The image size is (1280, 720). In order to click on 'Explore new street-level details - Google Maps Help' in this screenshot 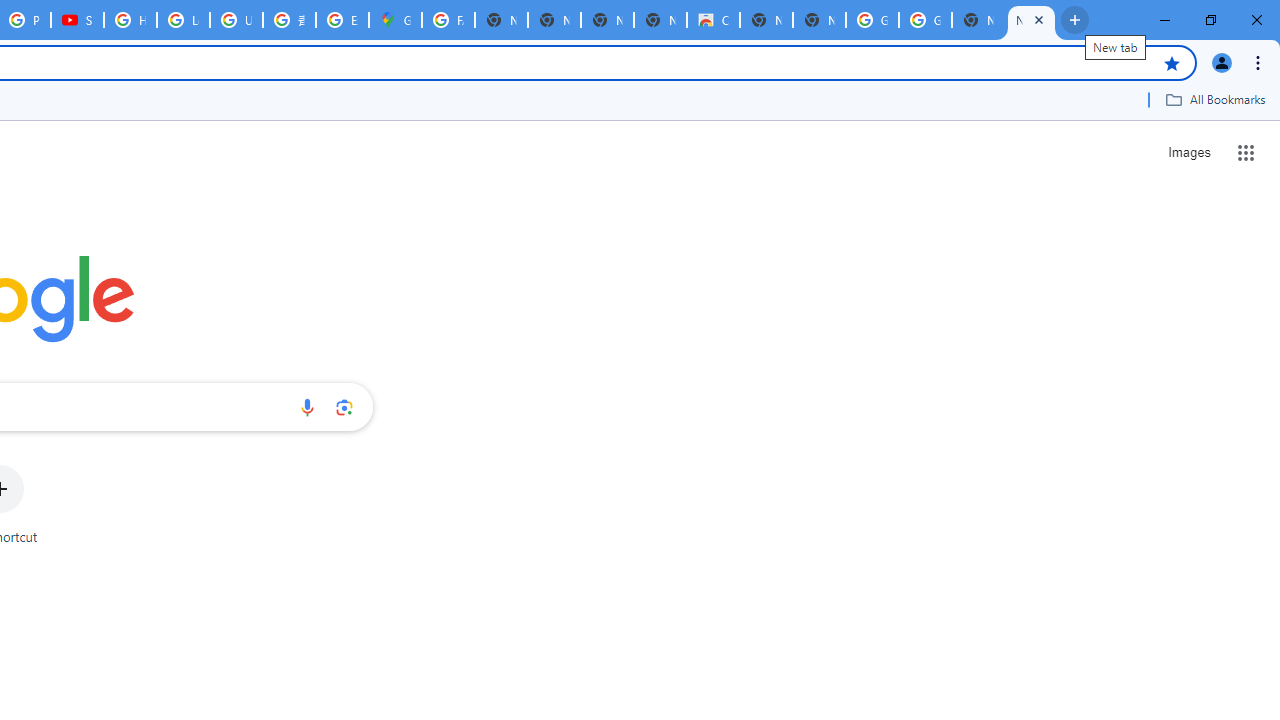, I will do `click(342, 20)`.